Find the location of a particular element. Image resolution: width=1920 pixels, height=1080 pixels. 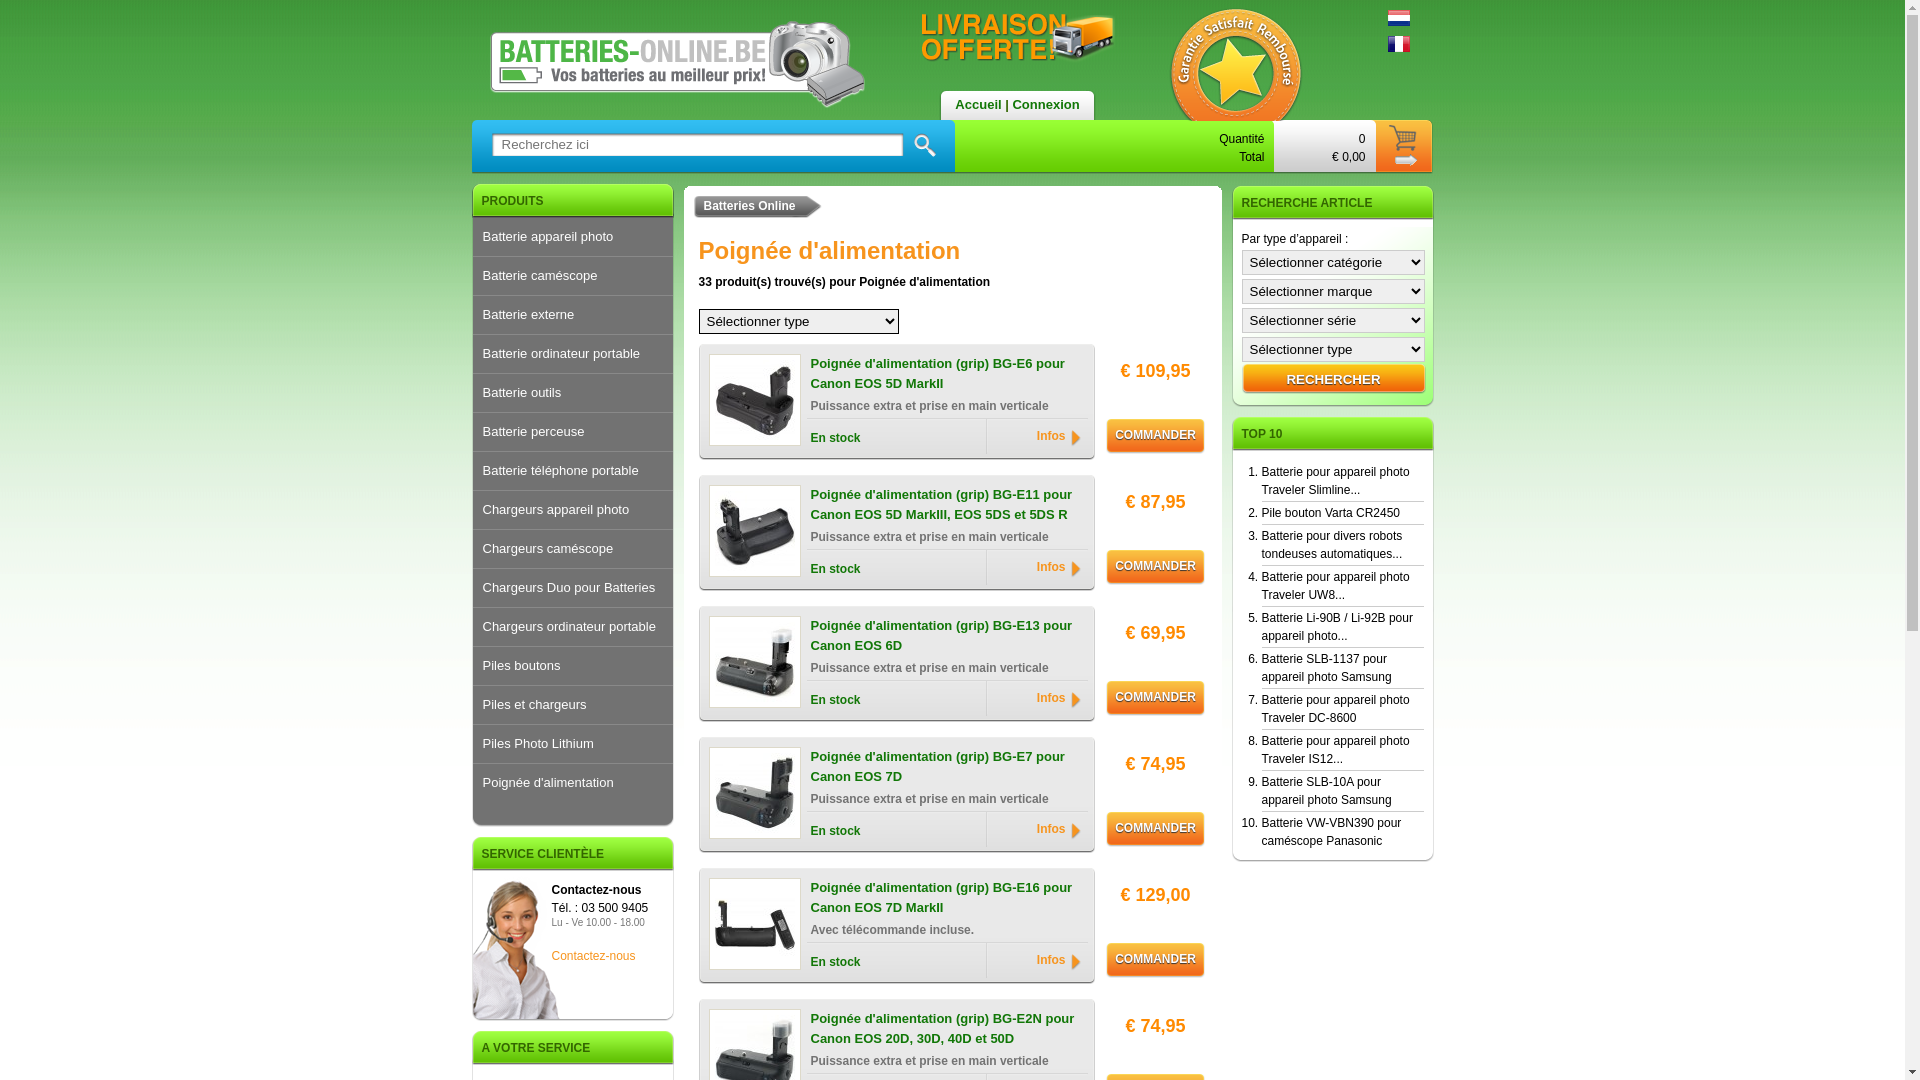

'Connexion' is located at coordinates (1044, 104).